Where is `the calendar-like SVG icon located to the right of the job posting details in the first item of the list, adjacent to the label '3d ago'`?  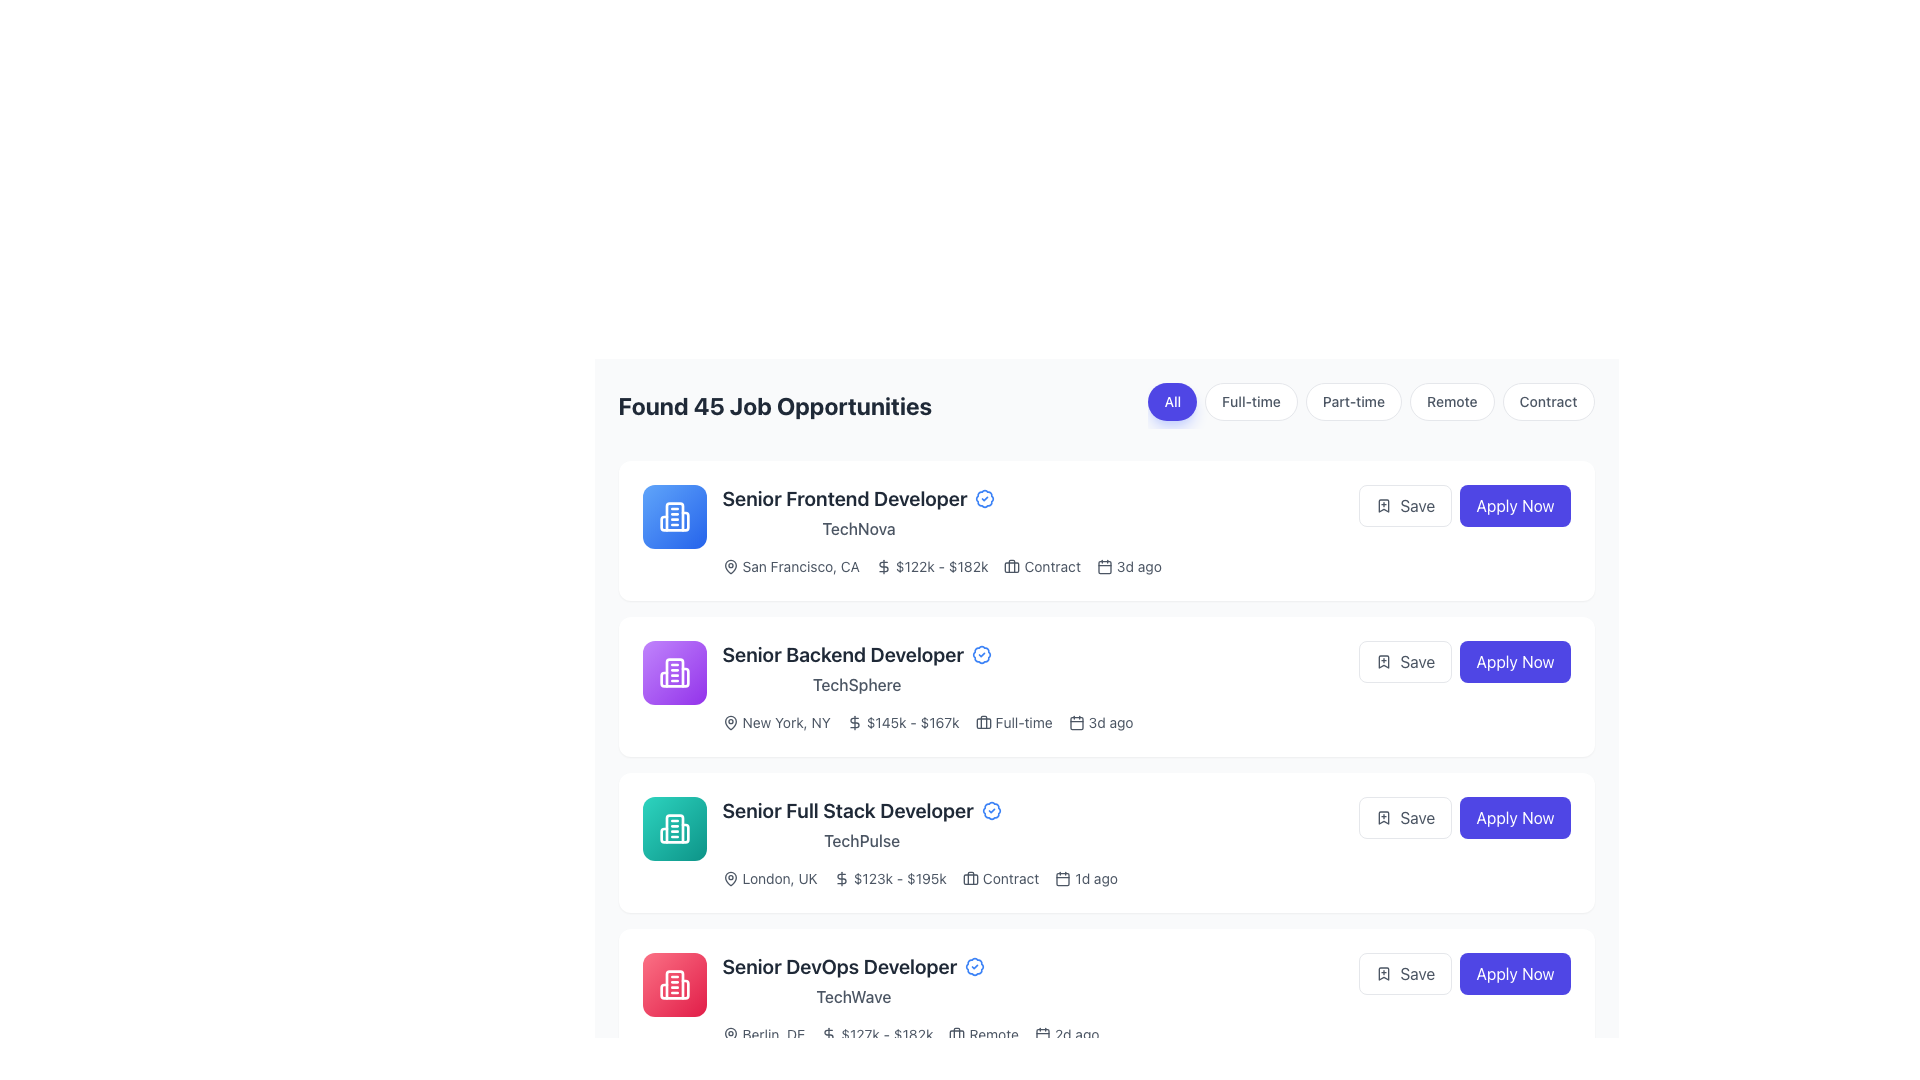 the calendar-like SVG icon located to the right of the job posting details in the first item of the list, adjacent to the label '3d ago' is located at coordinates (1103, 567).